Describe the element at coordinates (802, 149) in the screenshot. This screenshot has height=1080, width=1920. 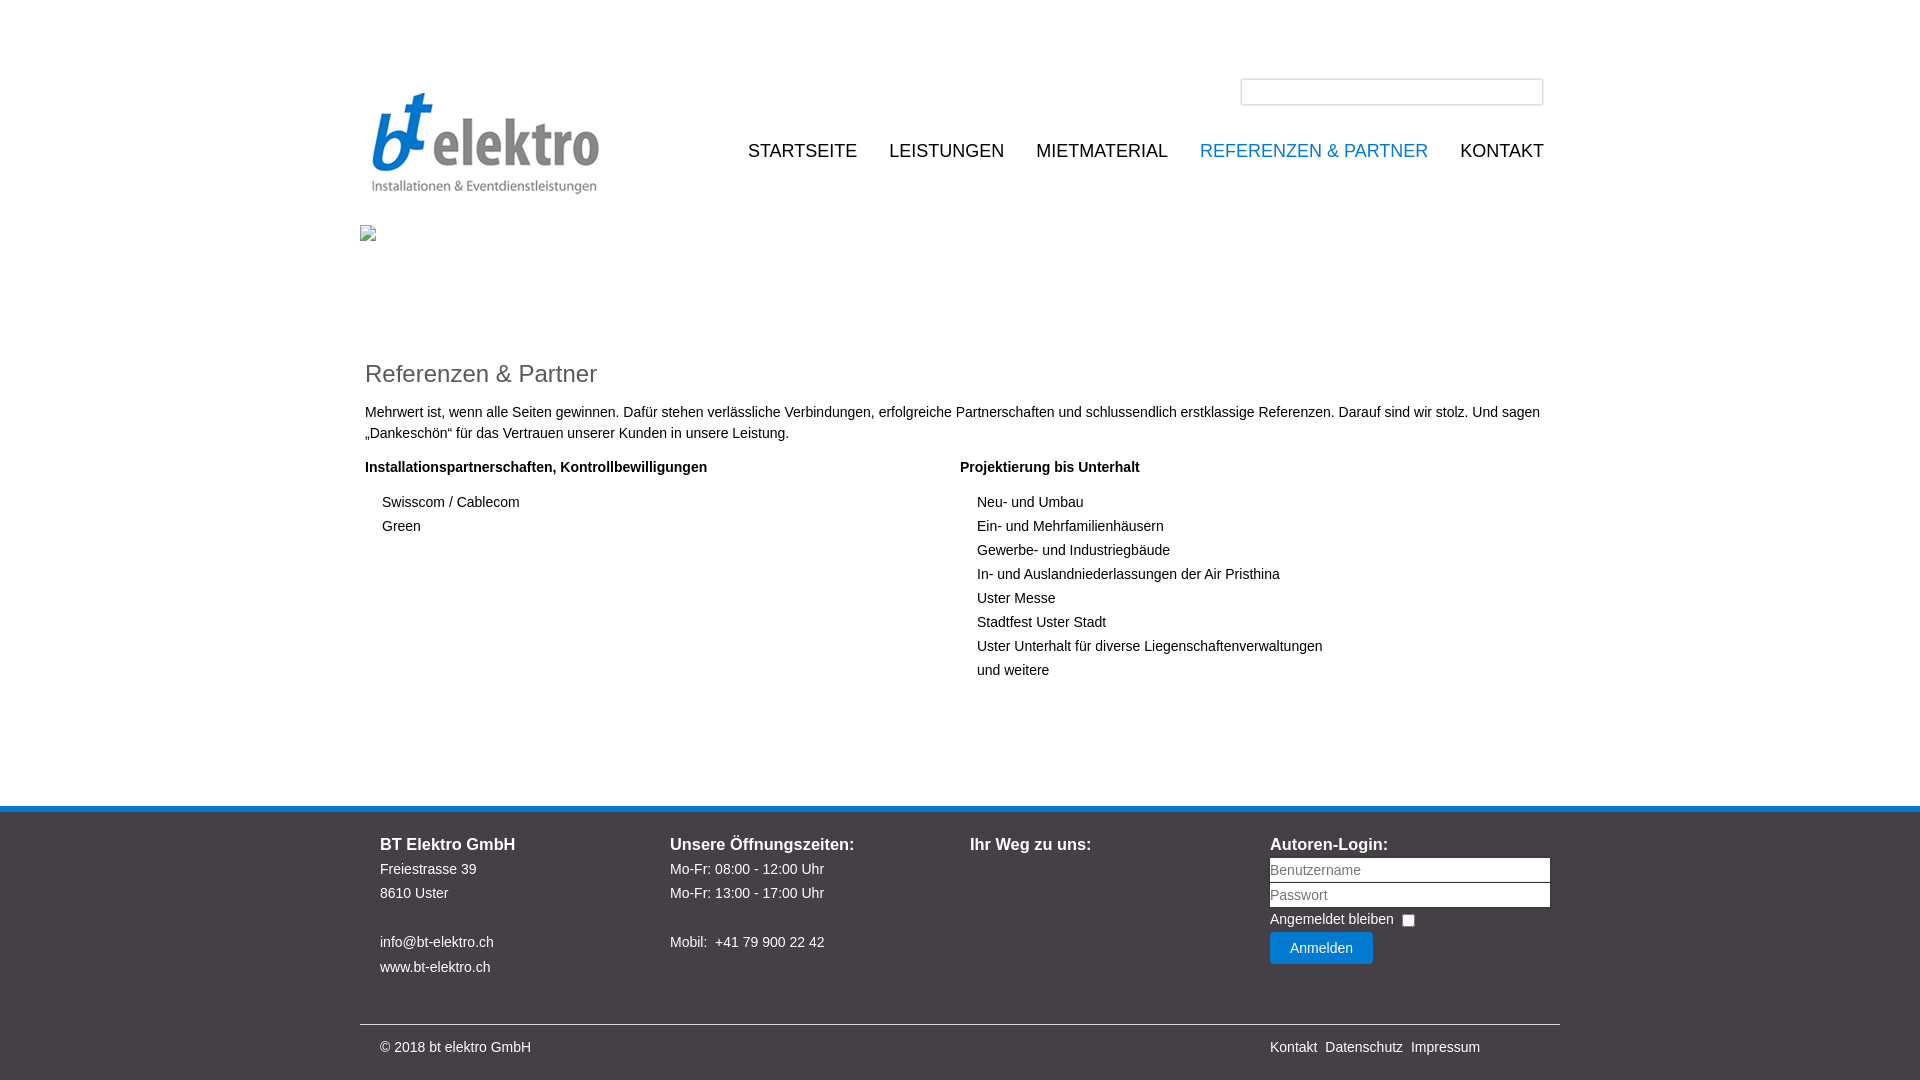
I see `'STARTSEITE'` at that location.